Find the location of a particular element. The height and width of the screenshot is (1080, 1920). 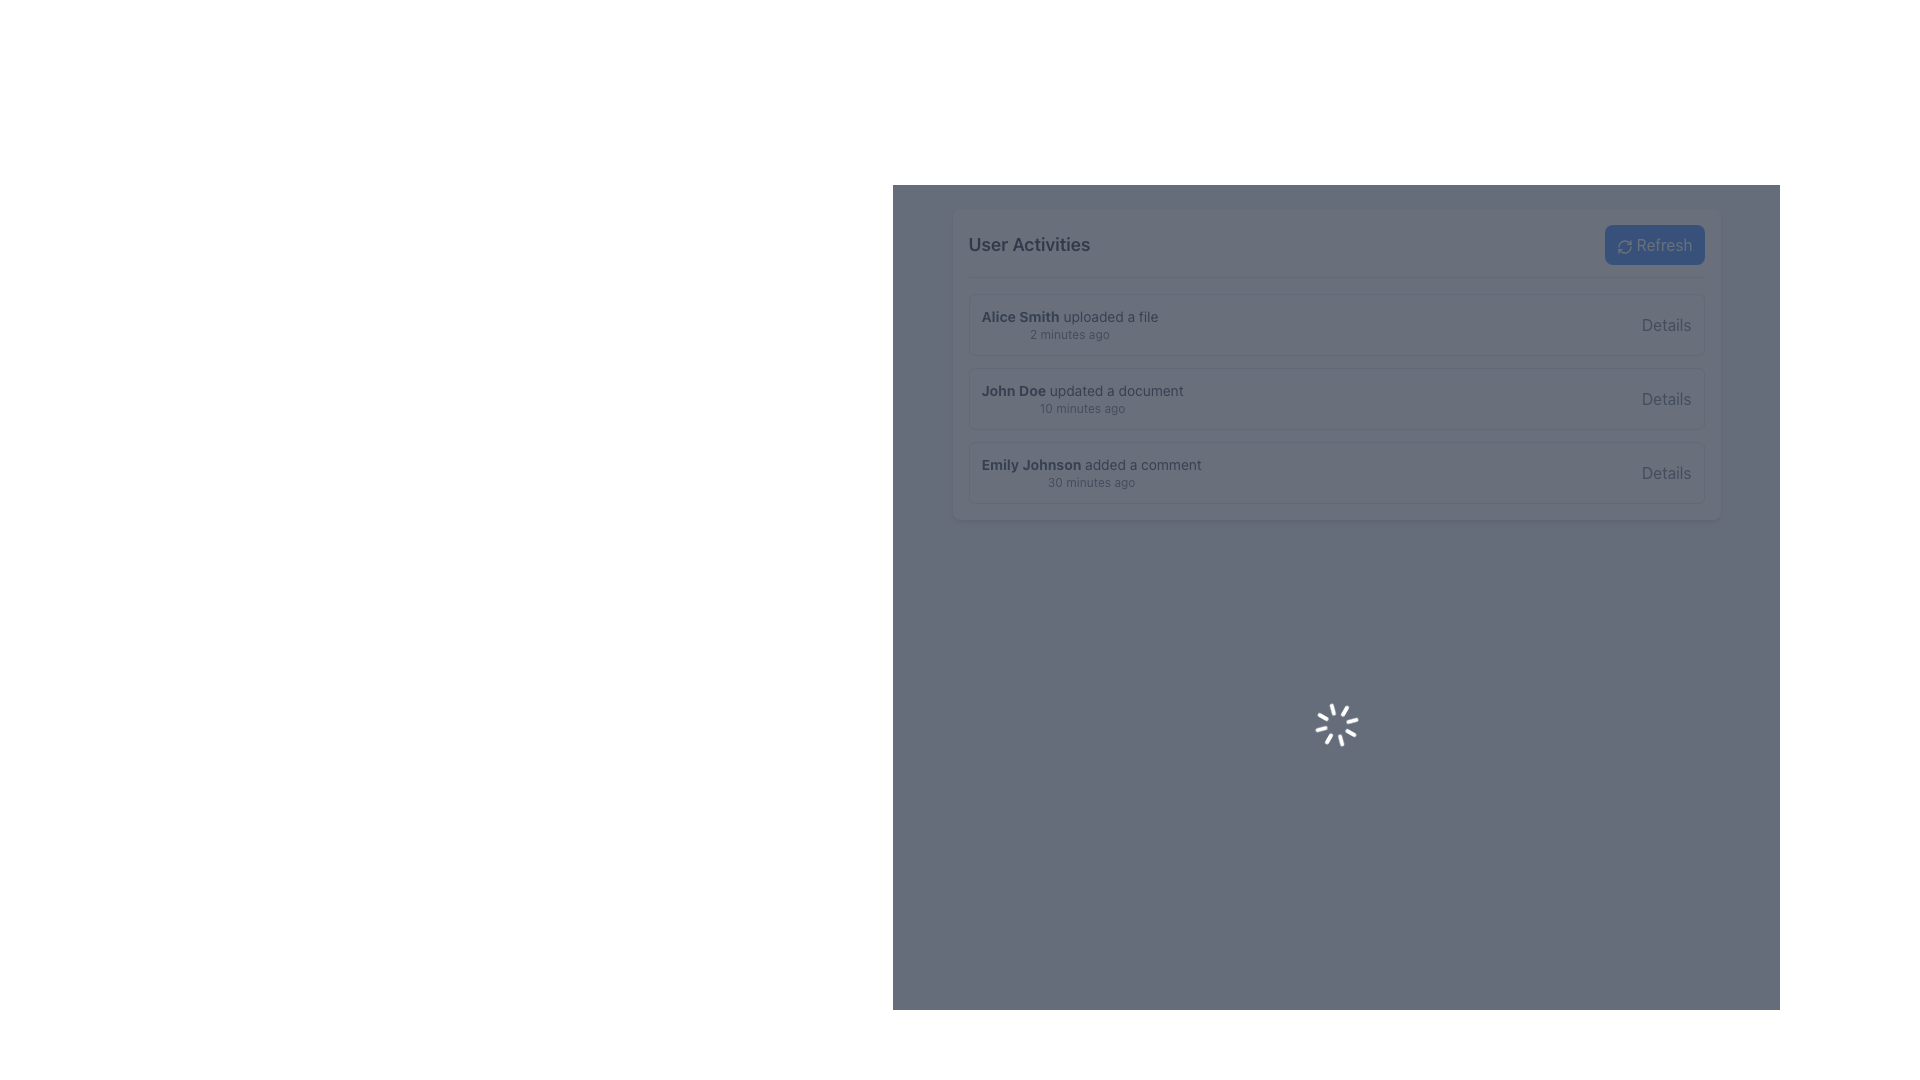

the label displaying the name 'Emily Johnson' within the 'User Activities' section, which indicates the user associated with a specific activity is located at coordinates (1031, 464).